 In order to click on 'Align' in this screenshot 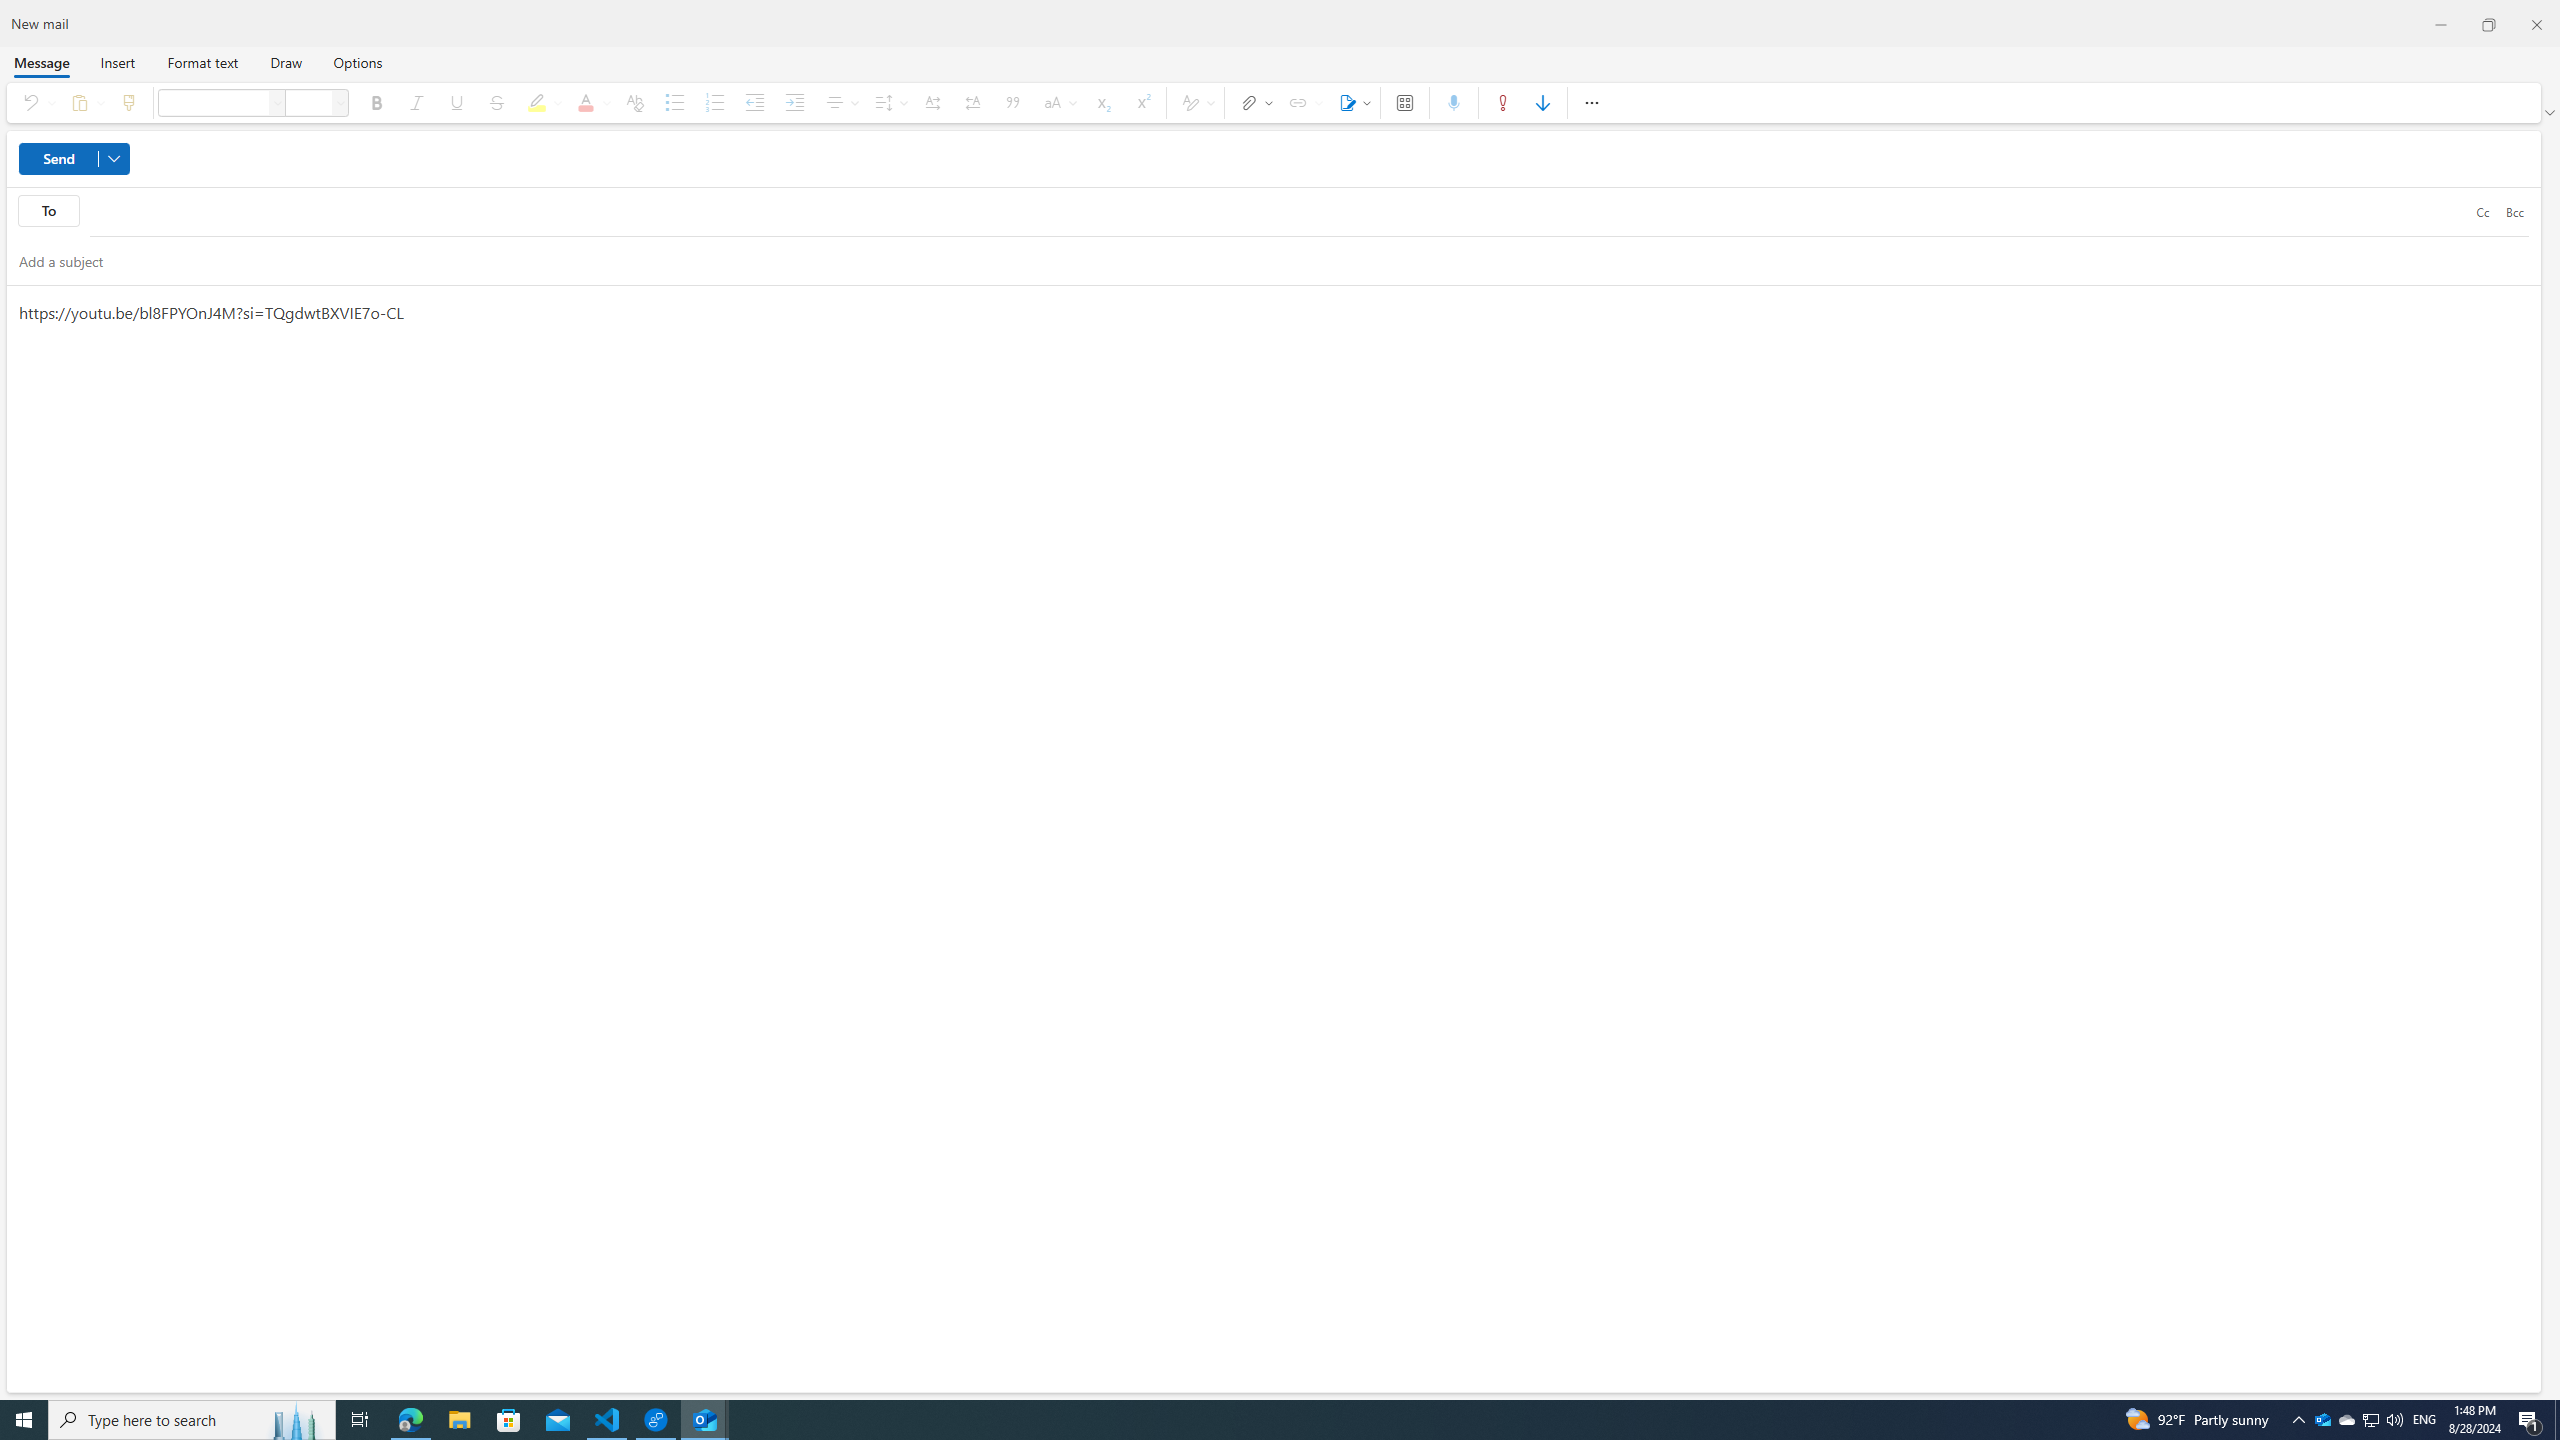, I will do `click(839, 102)`.